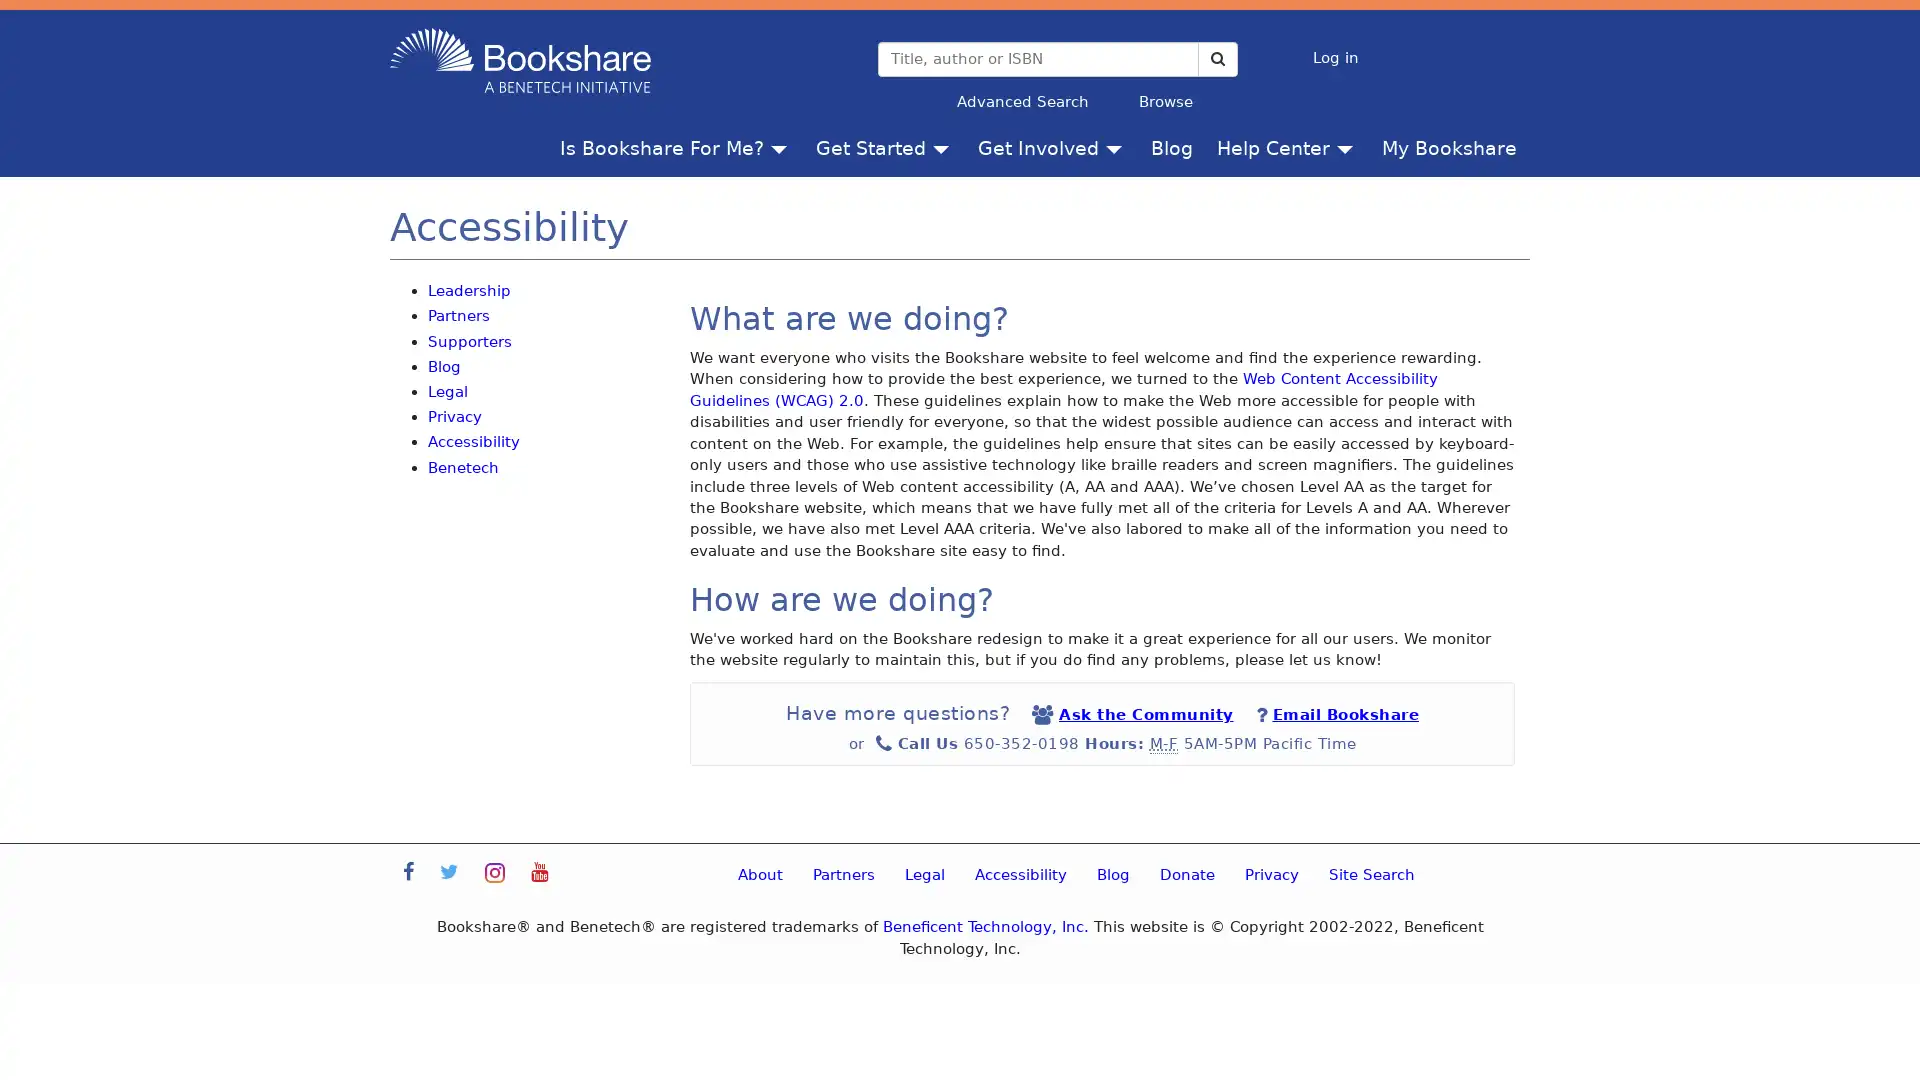 The image size is (1920, 1080). I want to click on Is Bookshare For Me? menu, so click(782, 146).